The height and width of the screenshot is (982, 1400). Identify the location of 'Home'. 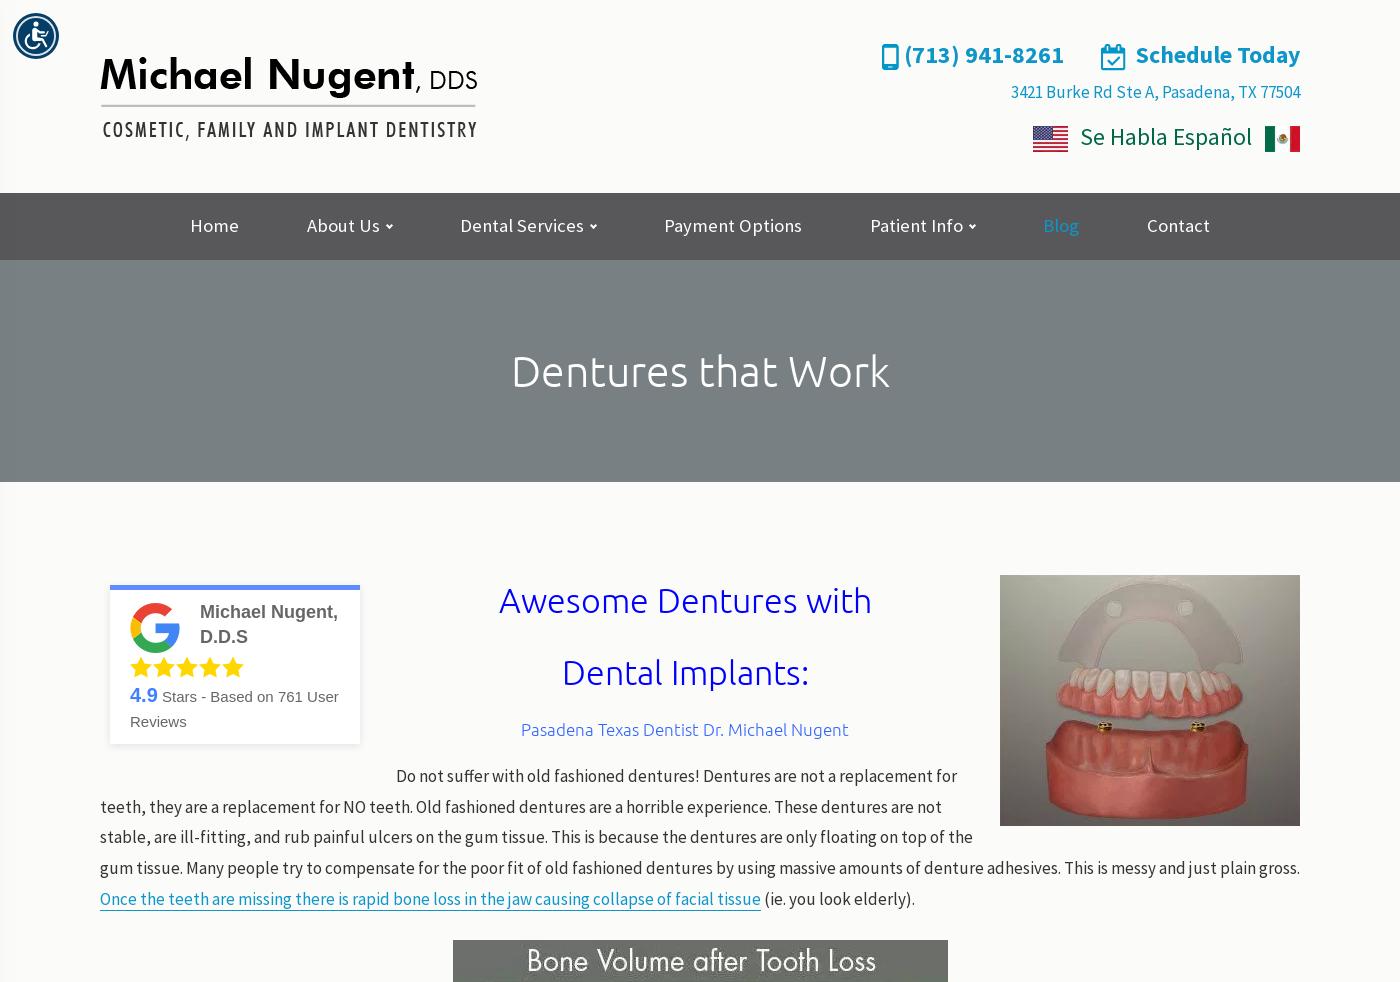
(214, 224).